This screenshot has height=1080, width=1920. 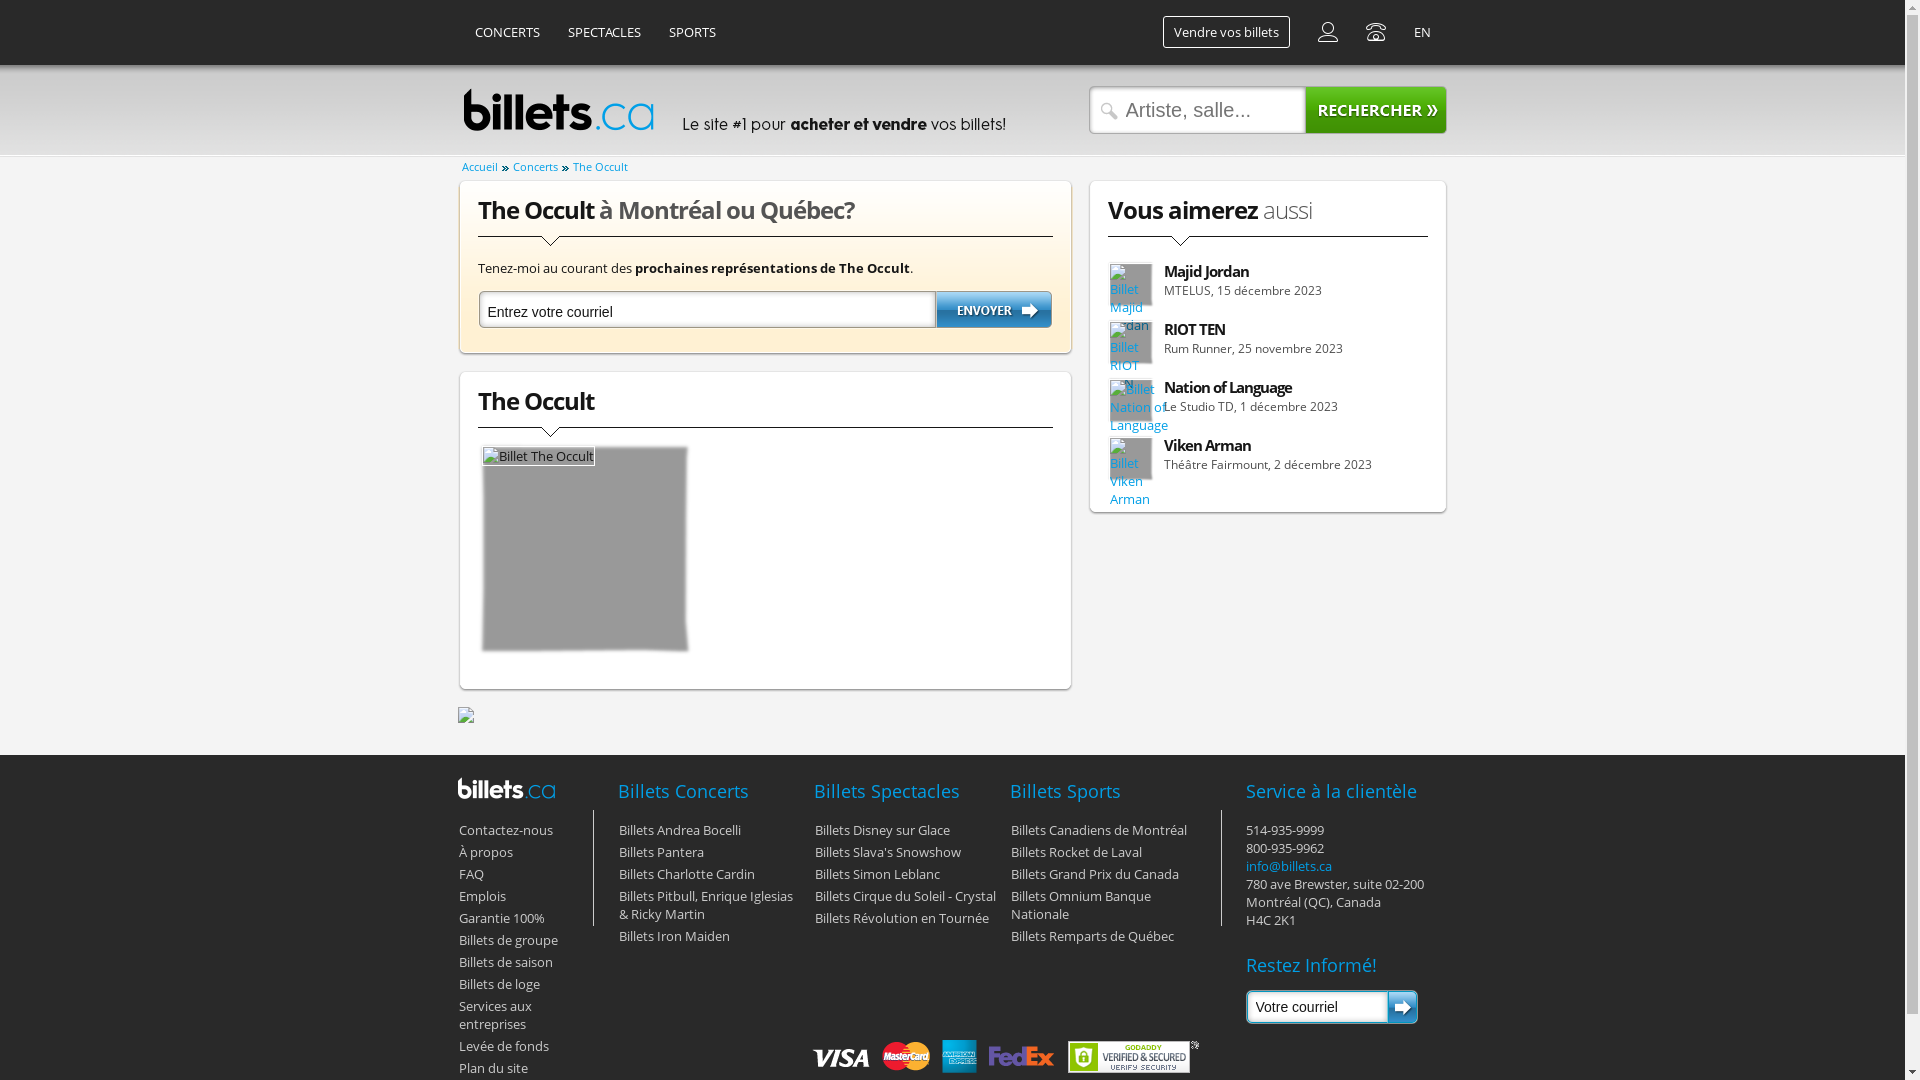 What do you see at coordinates (1074, 852) in the screenshot?
I see `'Billets Rocket de Laval'` at bounding box center [1074, 852].